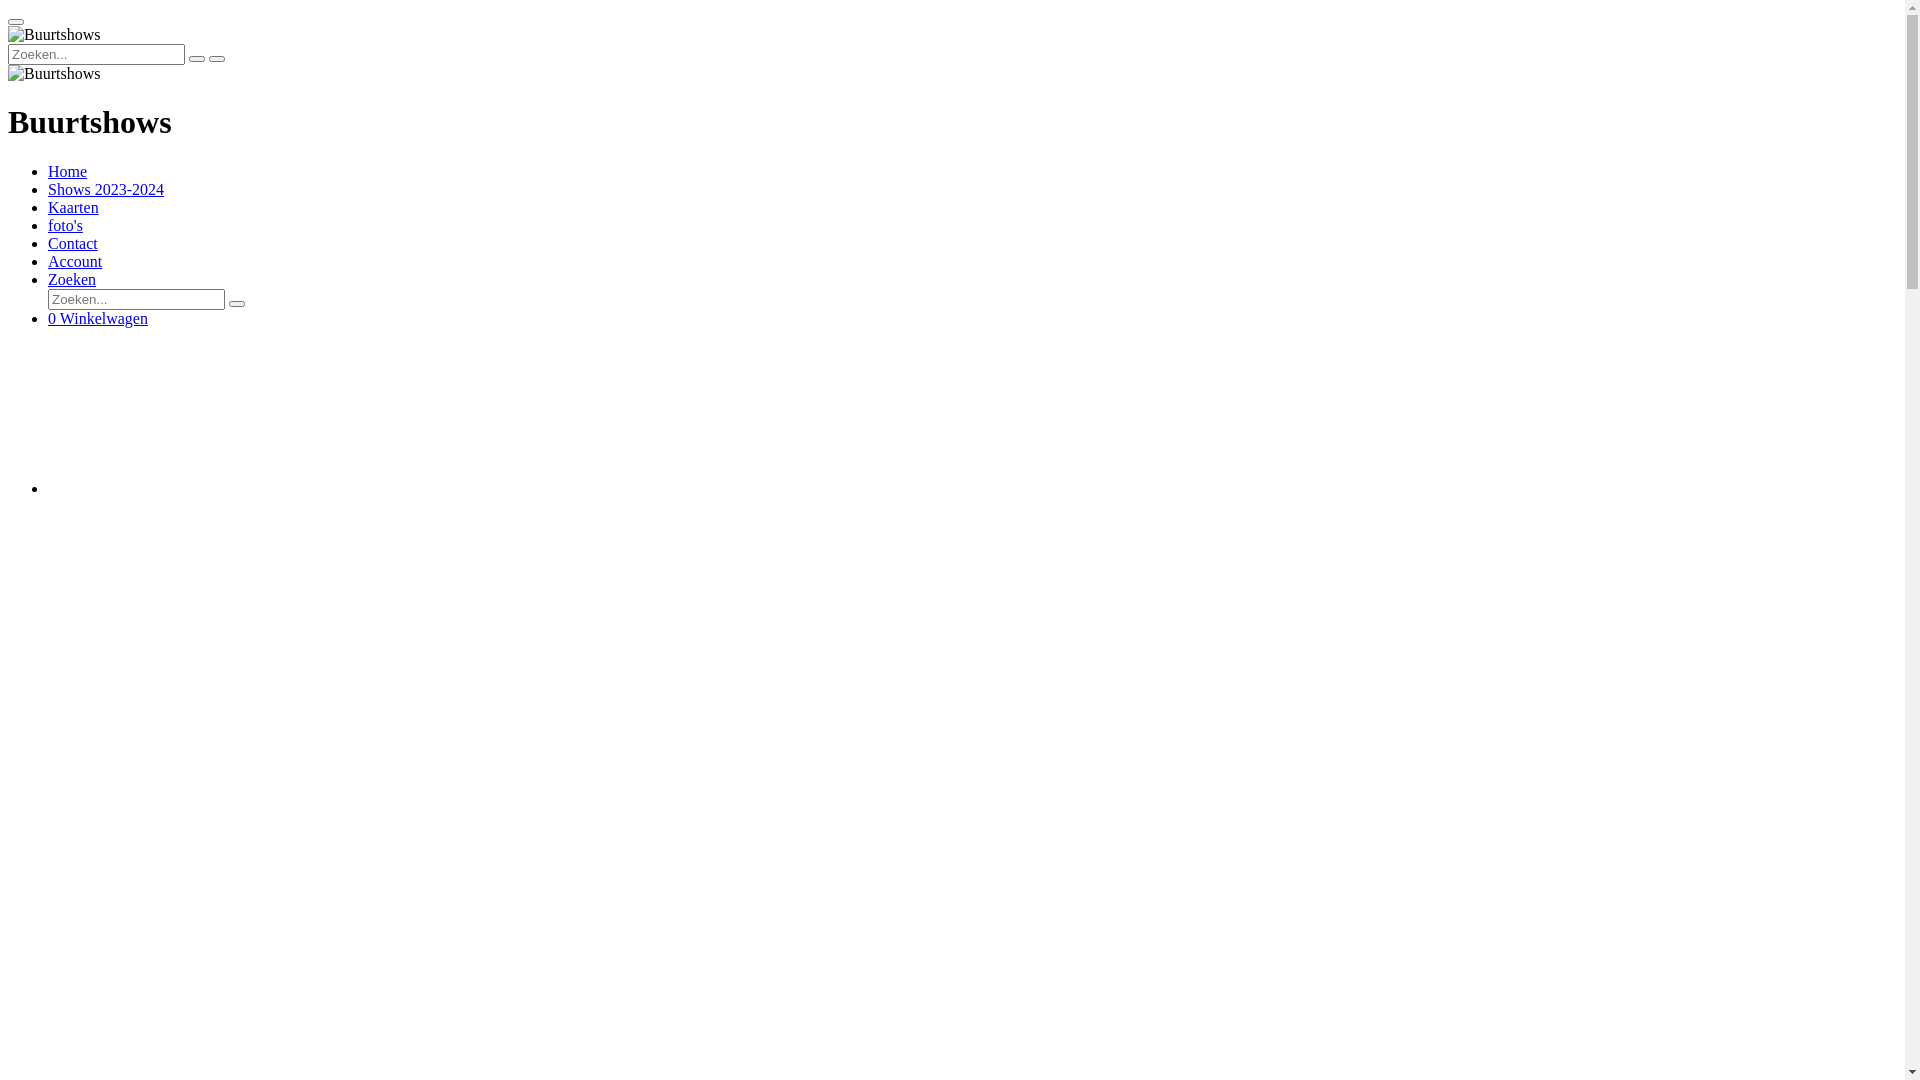  I want to click on 'Shows 2023-2024', so click(48, 189).